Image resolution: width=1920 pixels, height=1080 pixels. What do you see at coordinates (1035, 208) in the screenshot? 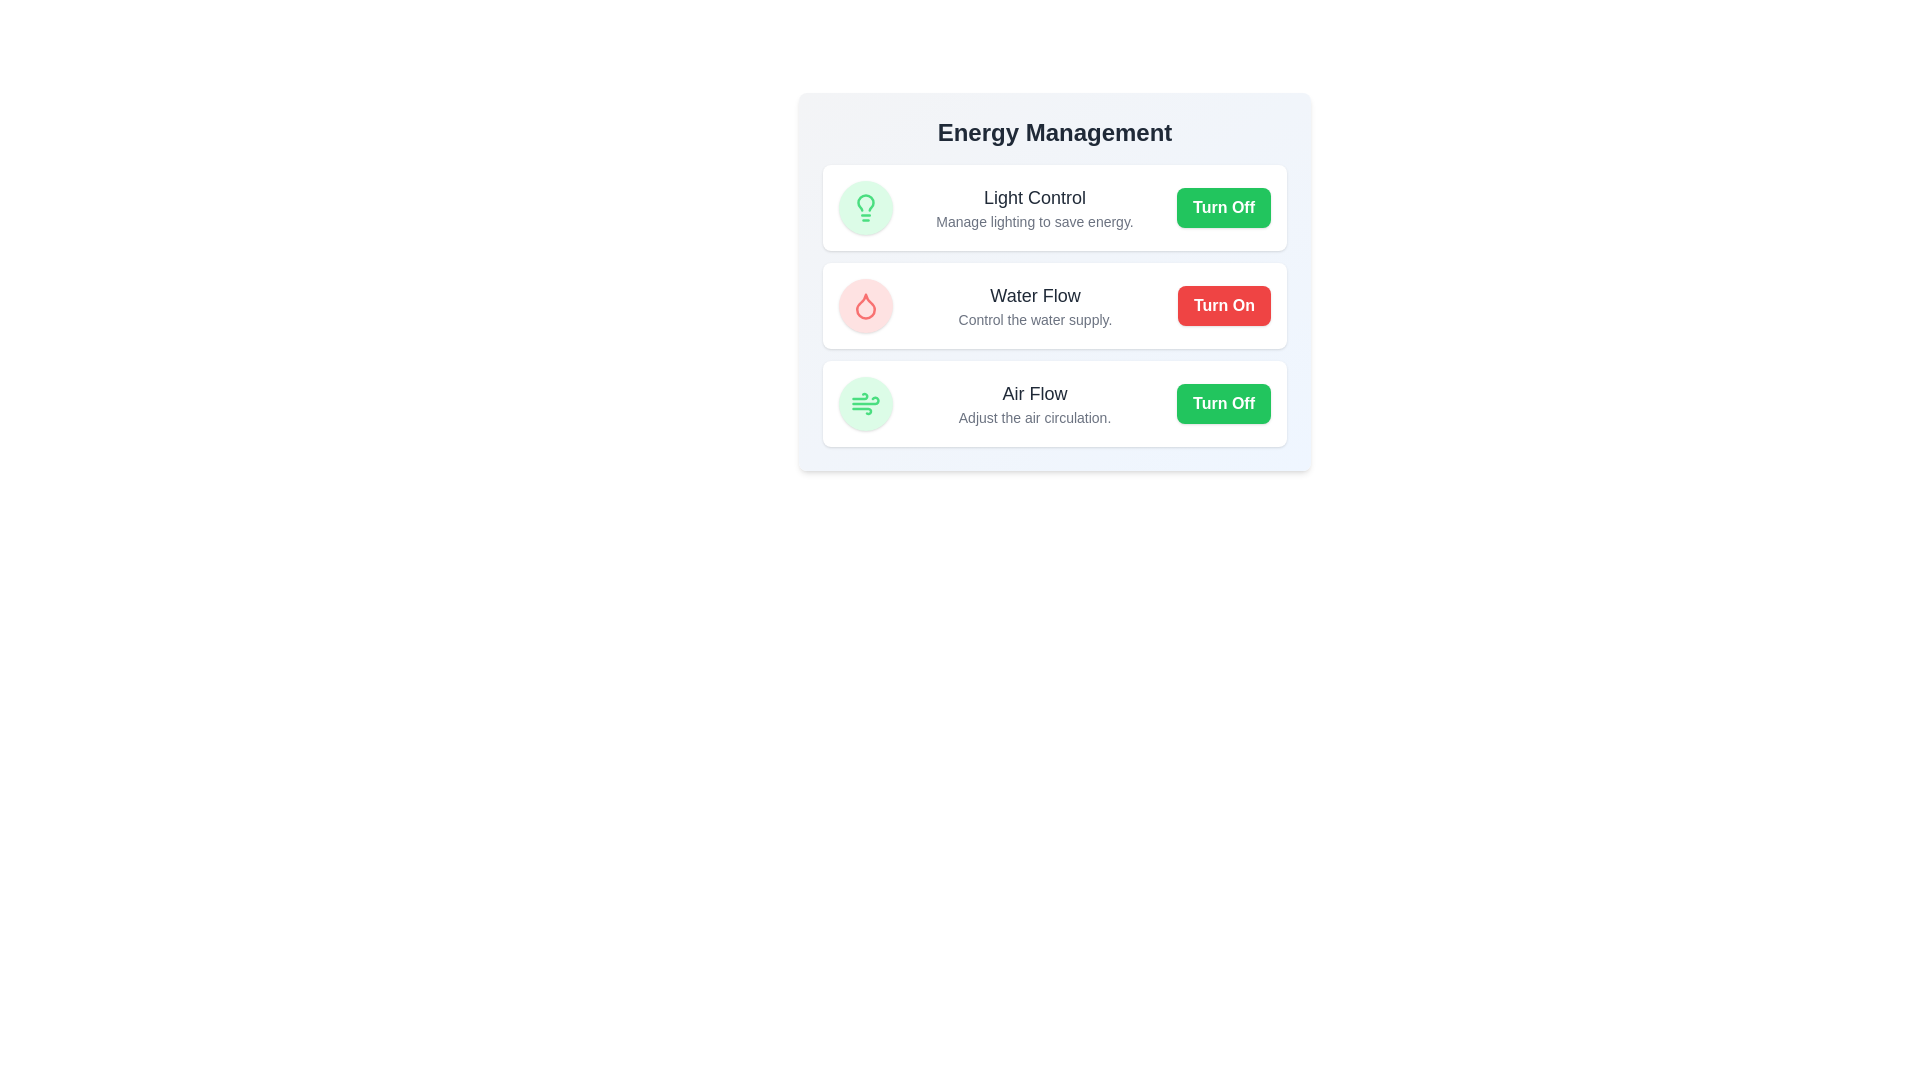
I see `the Informational Label that describes light control, positioned between a green circular icon on the left and a 'Turn Off' button on the right` at bounding box center [1035, 208].